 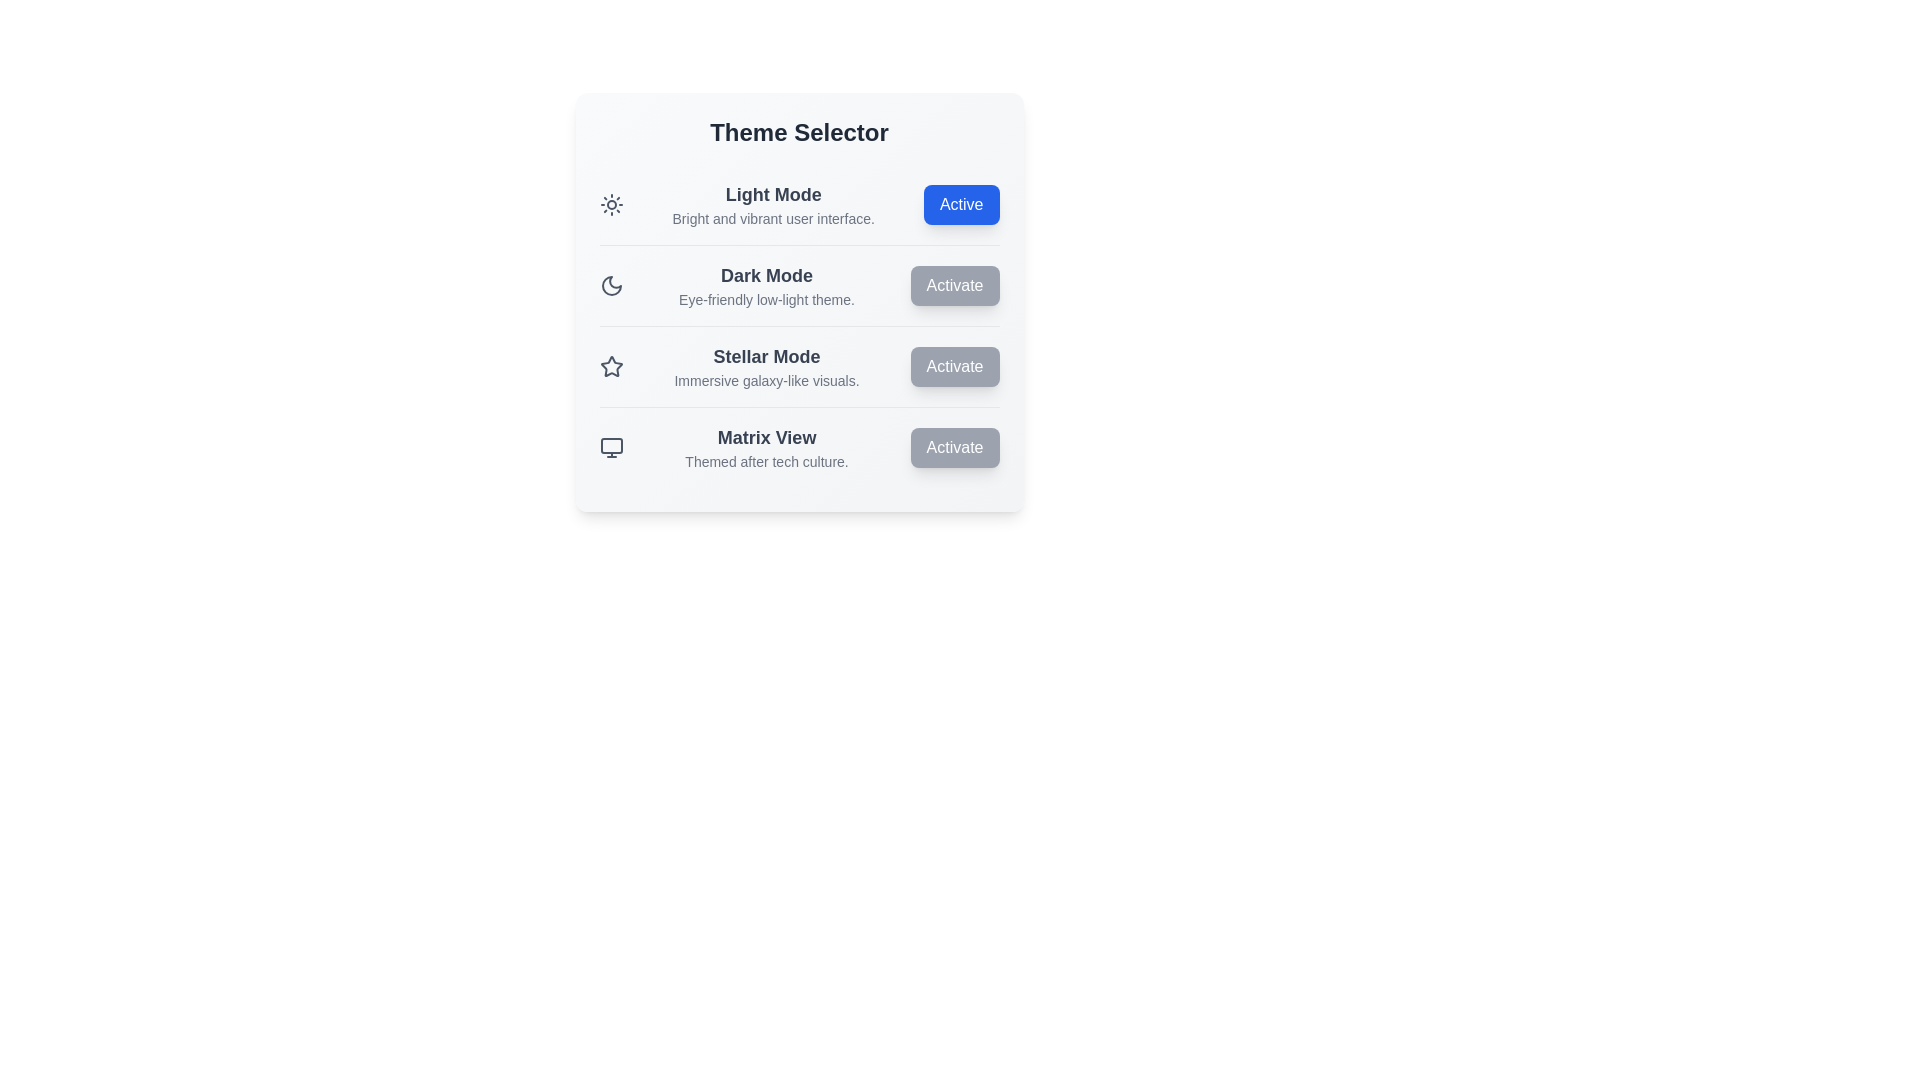 What do you see at coordinates (610, 204) in the screenshot?
I see `the icon for the selected theme Light Mode` at bounding box center [610, 204].